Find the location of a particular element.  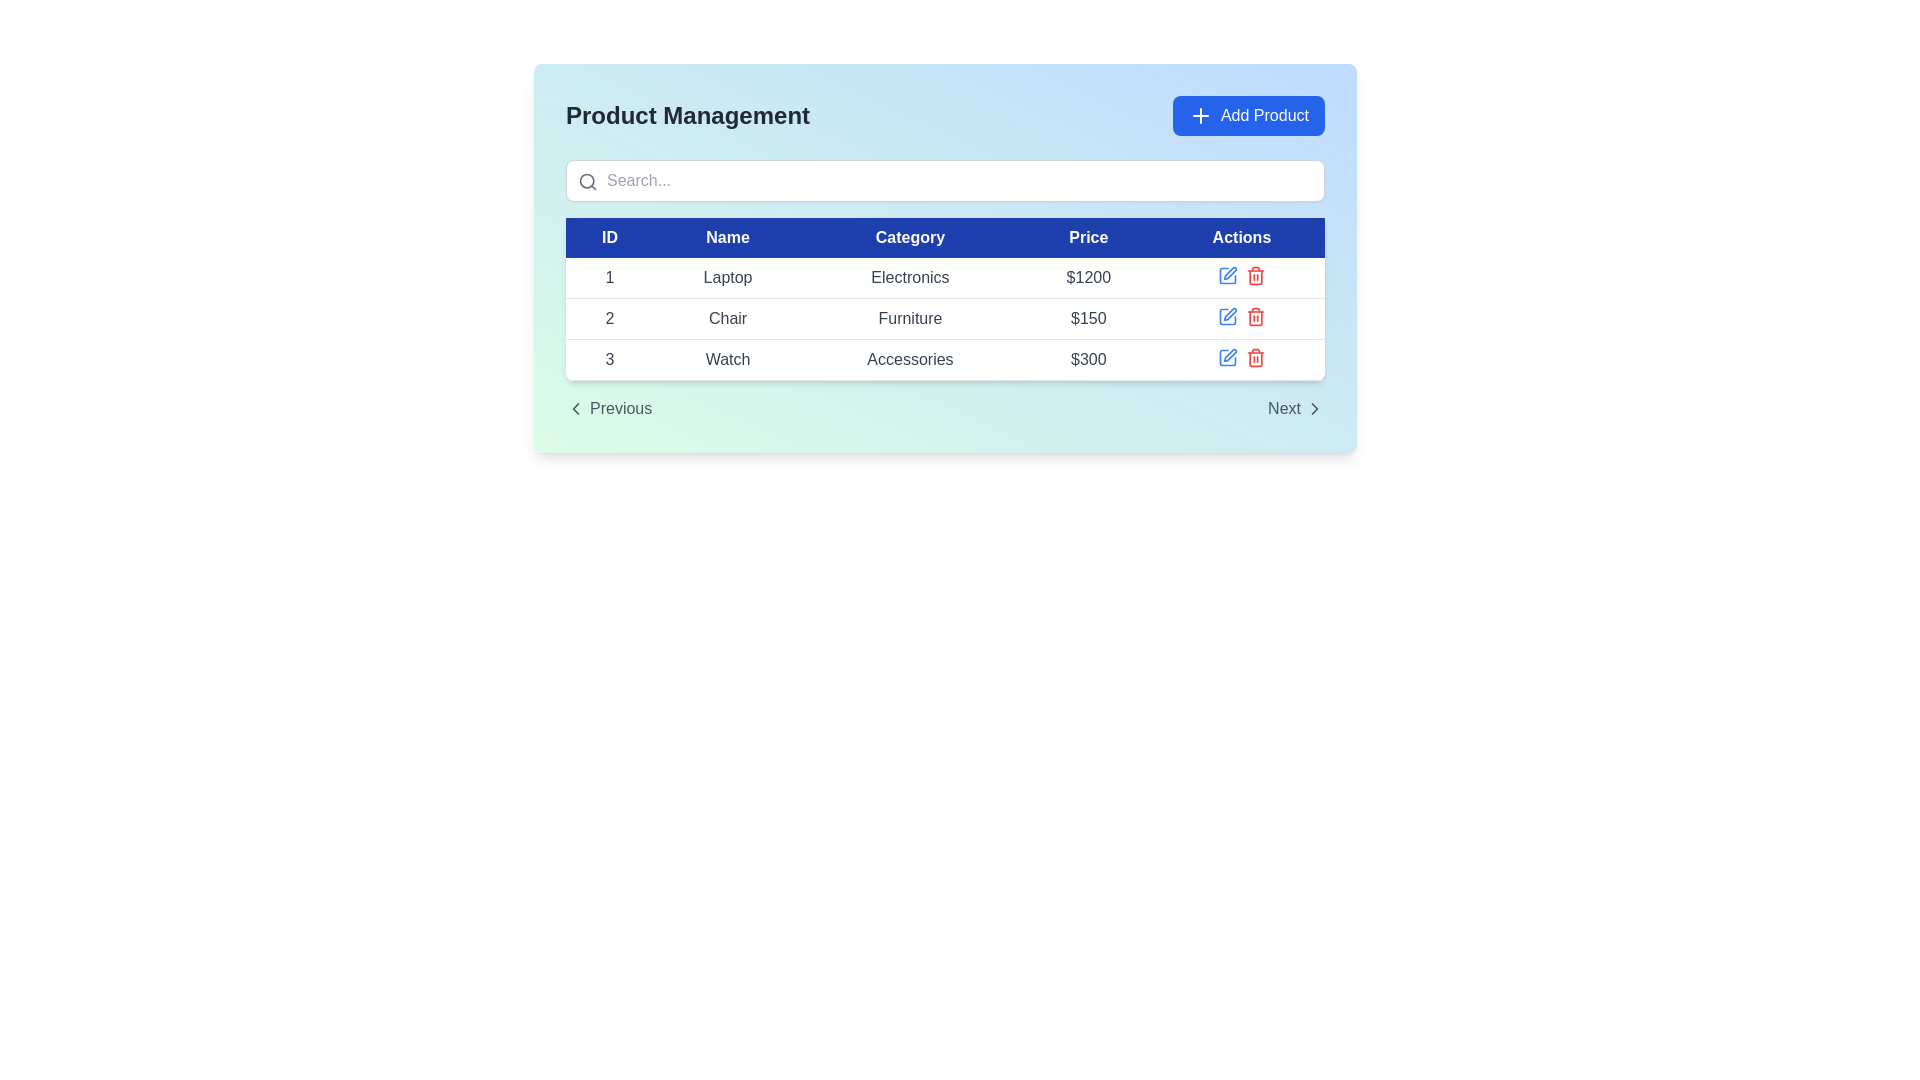

the leftmost edit icon in the 'Actions' column of the second row in the table to initiate an edit action is located at coordinates (1227, 315).